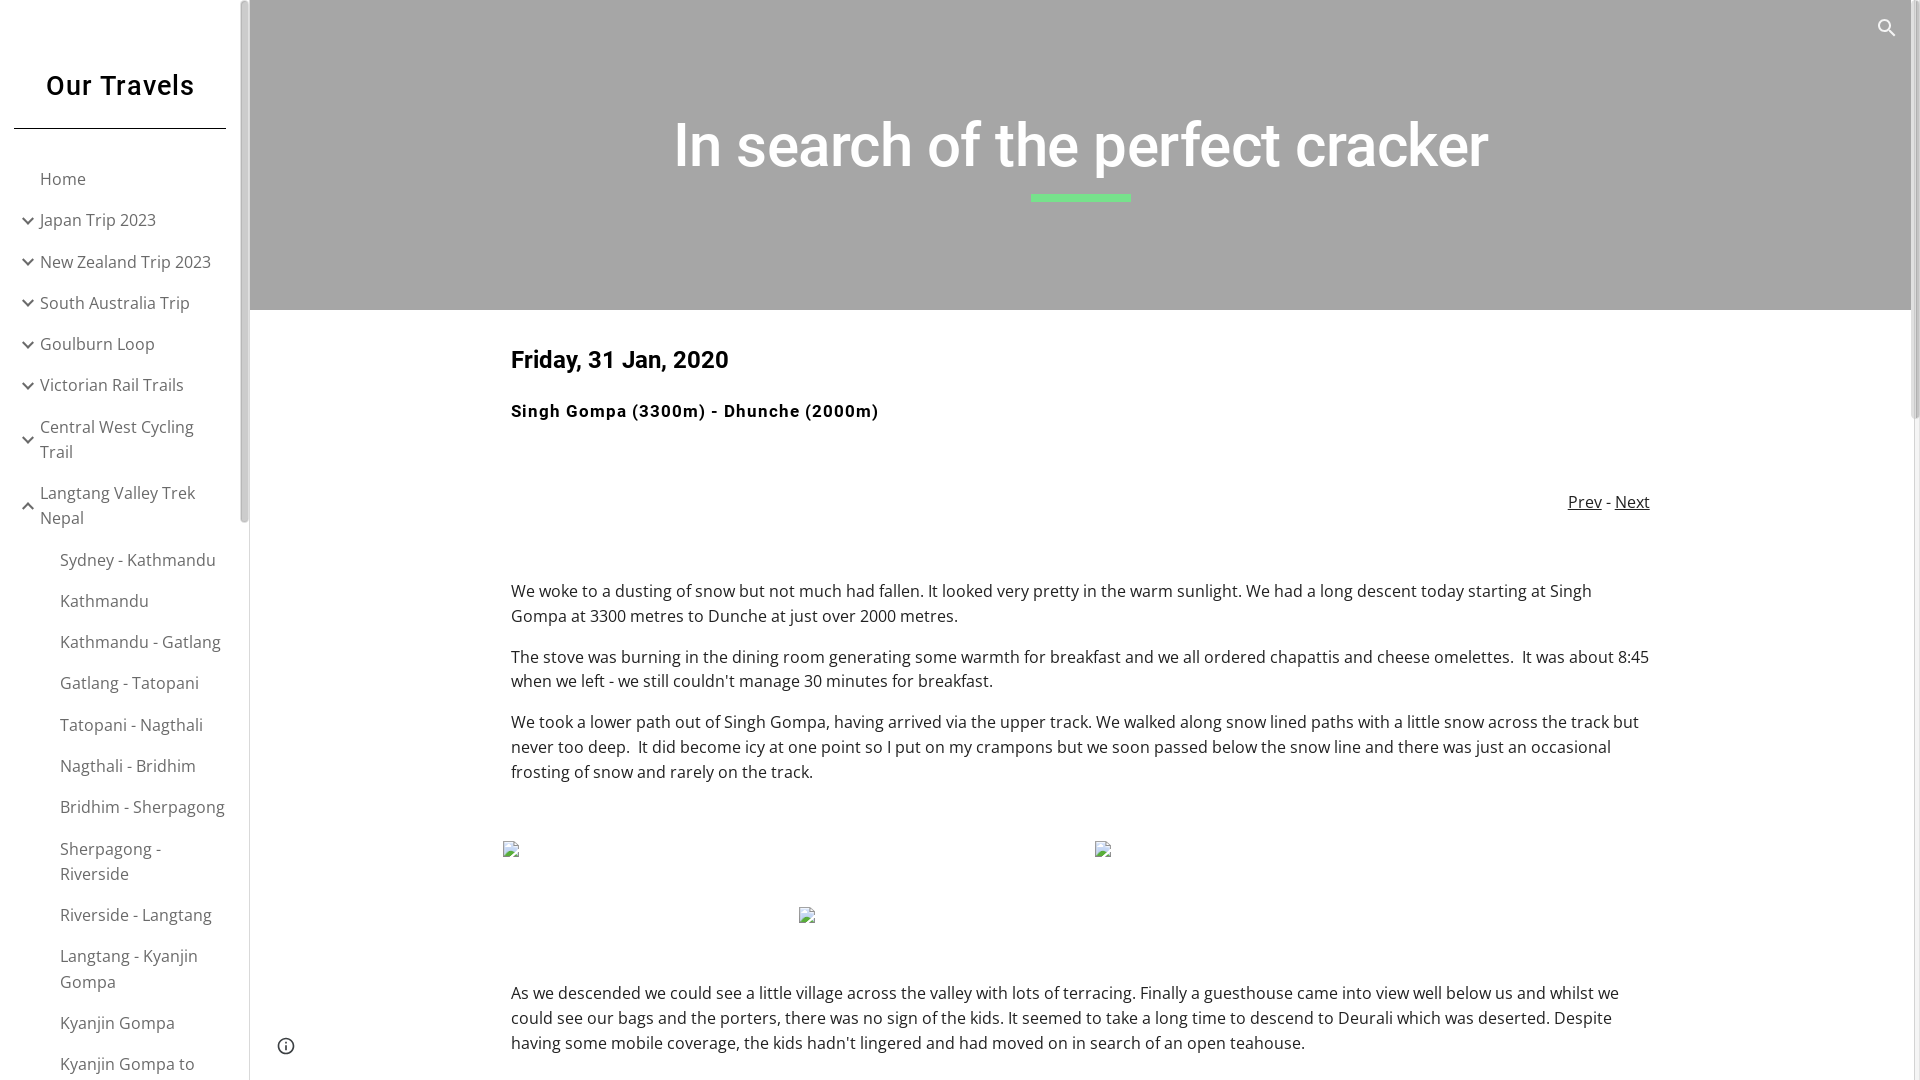 This screenshot has width=1920, height=1080. I want to click on 'Langtang - Kyanjin Gompa', so click(141, 968).